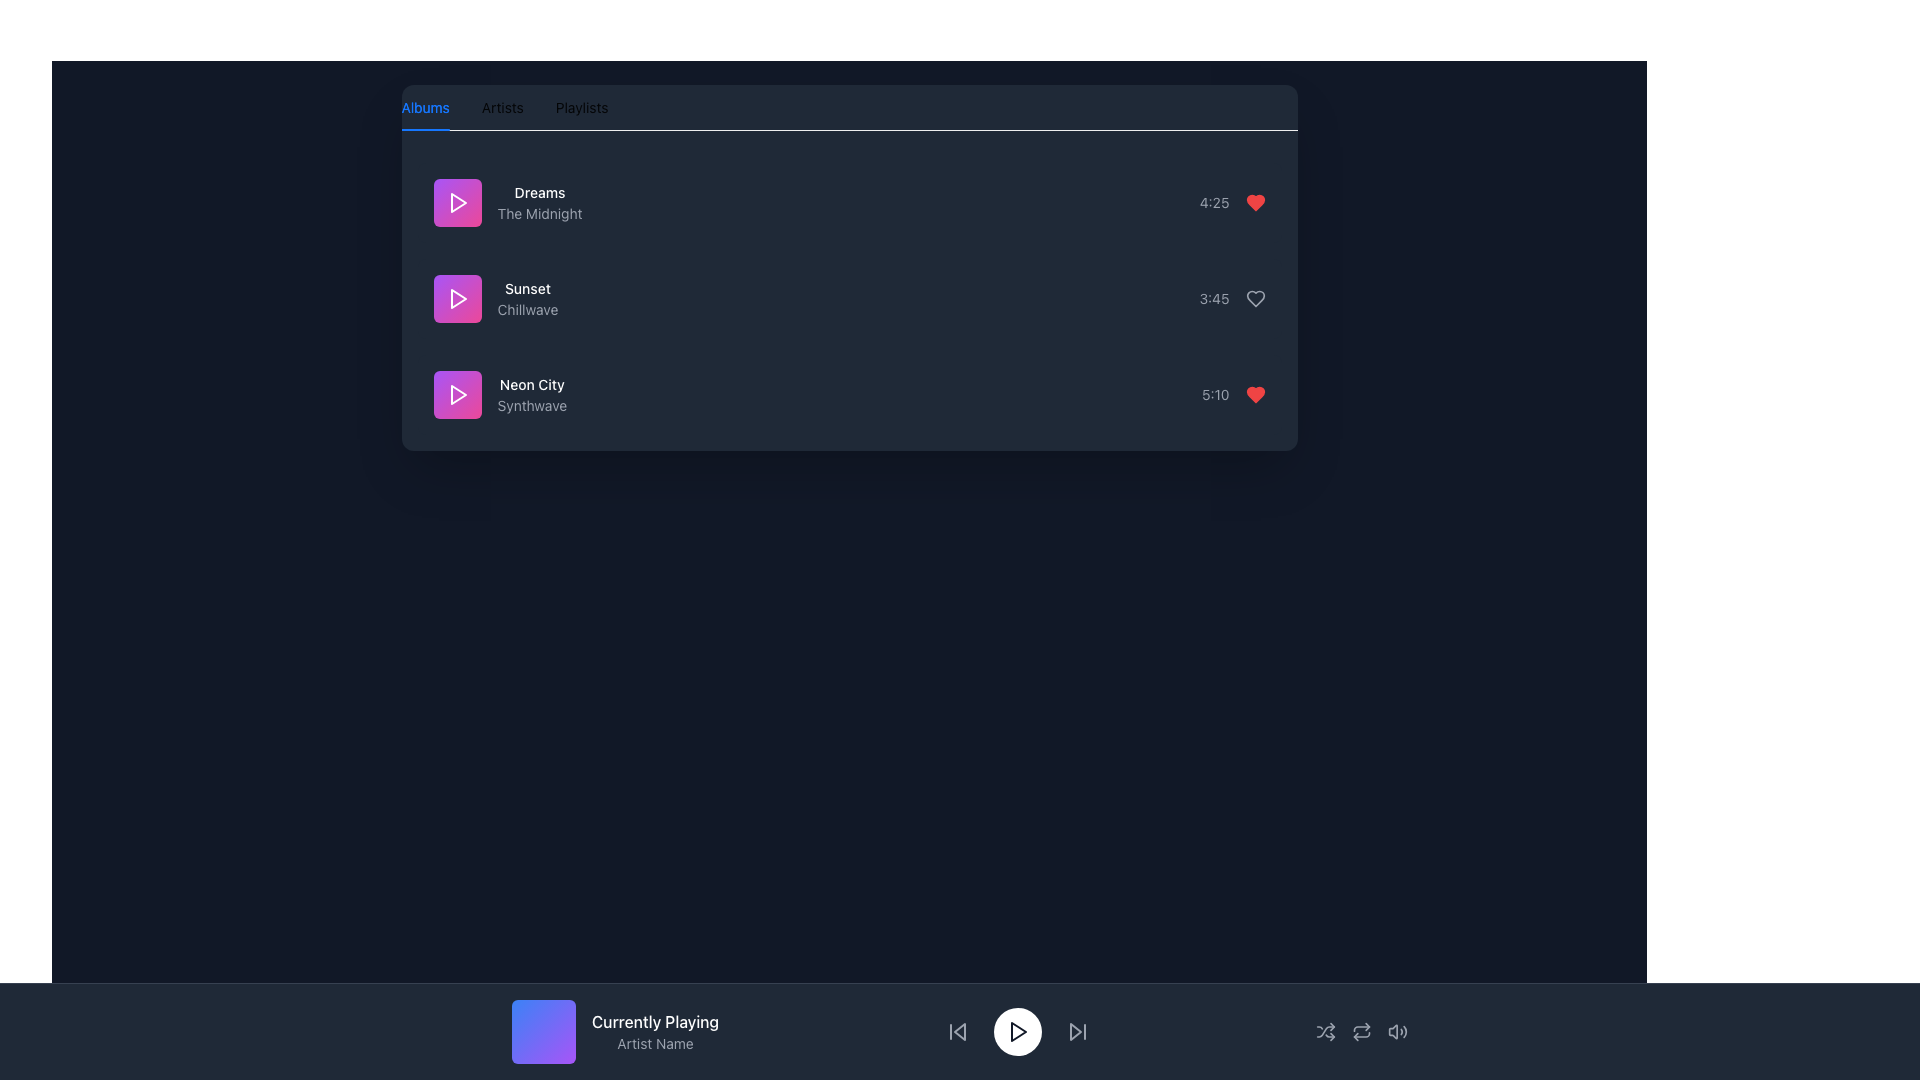 This screenshot has height=1080, width=1920. Describe the element at coordinates (532, 394) in the screenshot. I see `the text label displaying the title and genre of the song in the third item of the vertical list, located to the right of the purple play icon and above the song duration and heart icon` at that location.